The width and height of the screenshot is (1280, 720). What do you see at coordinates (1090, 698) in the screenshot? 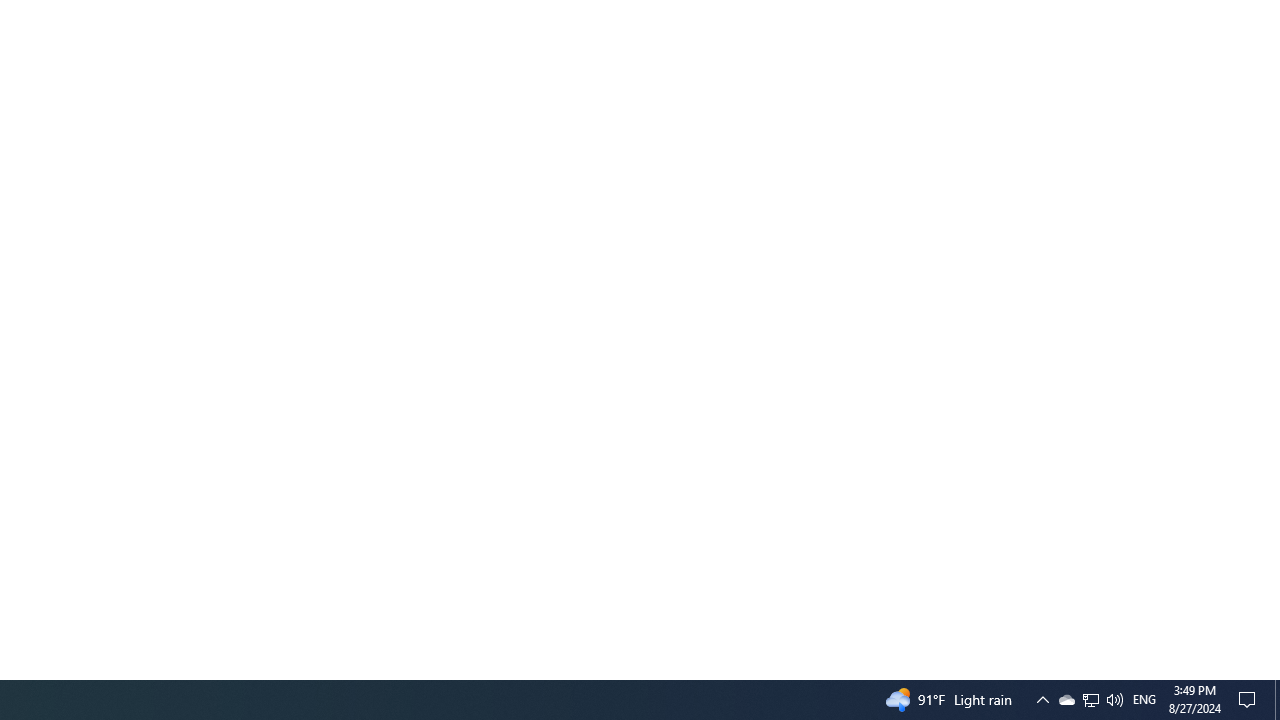
I see `'Tray Input Indicator - English (United States)'` at bounding box center [1090, 698].